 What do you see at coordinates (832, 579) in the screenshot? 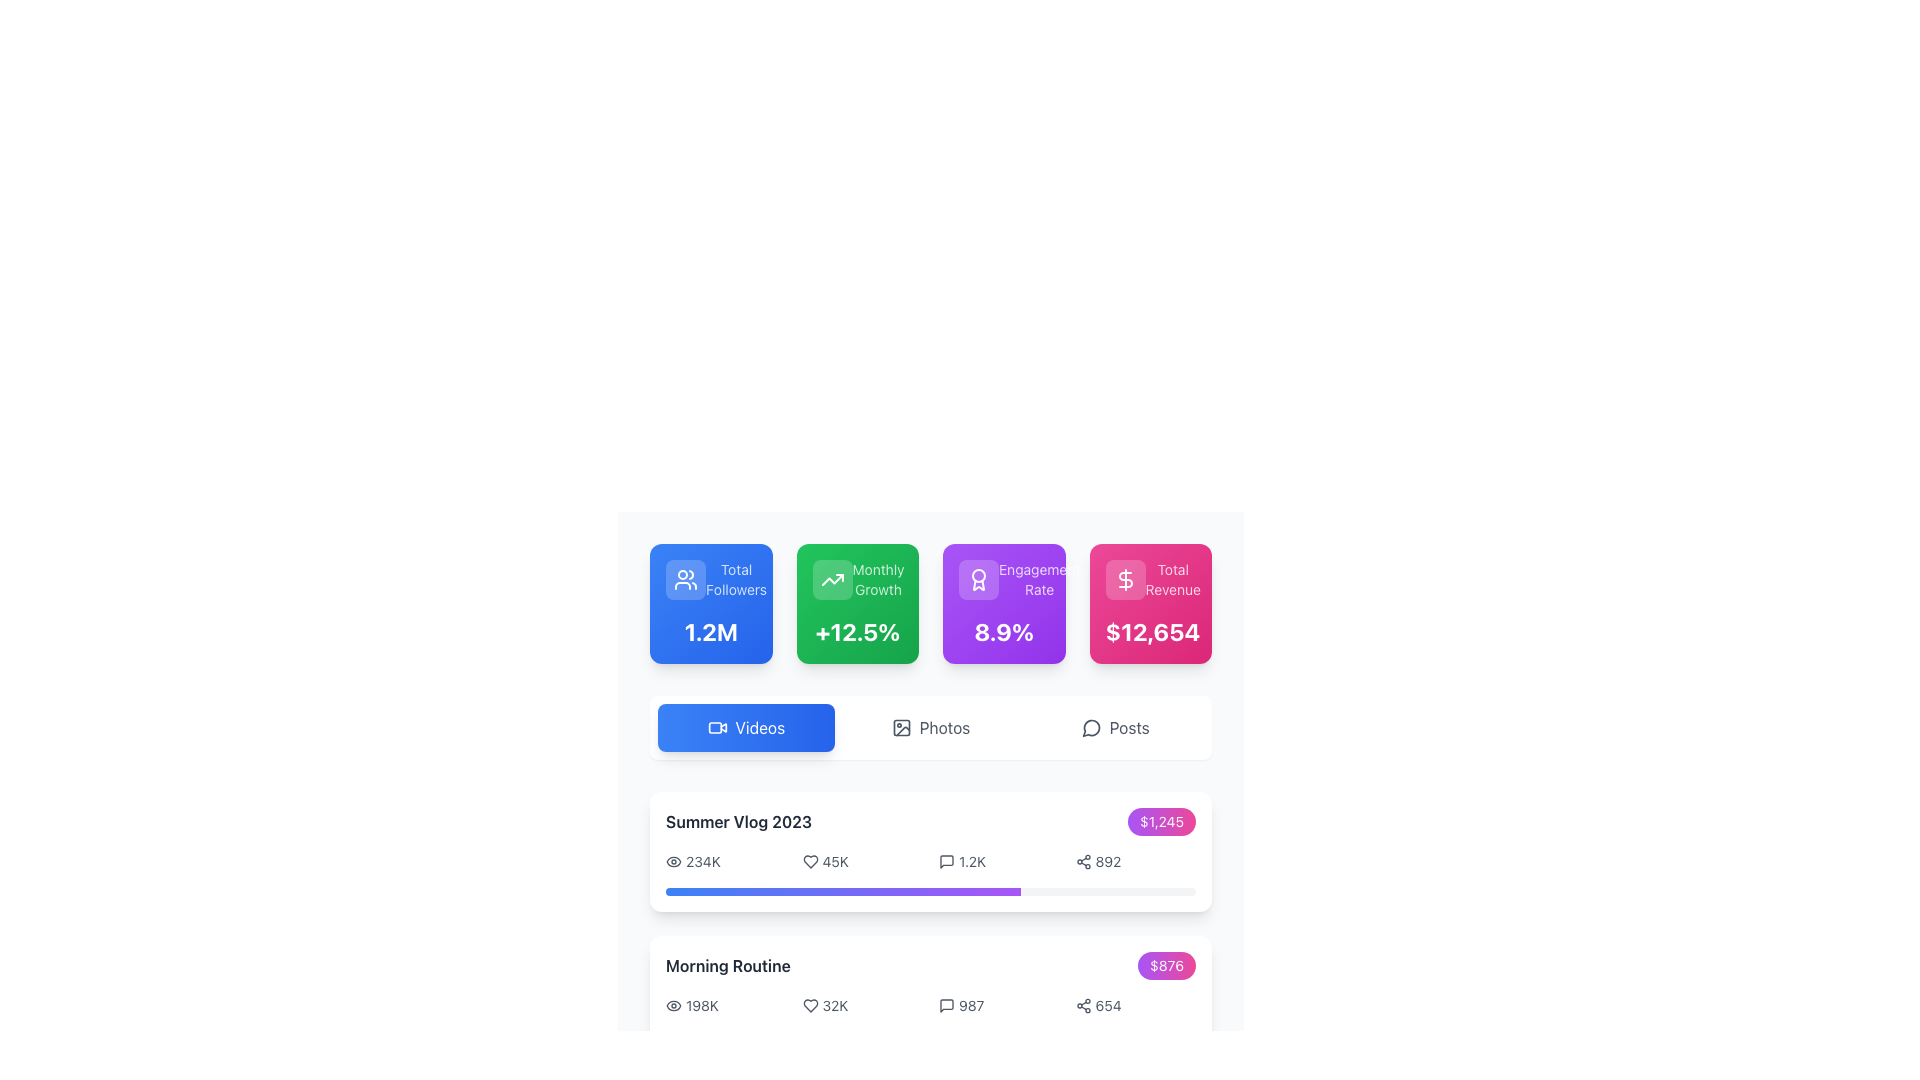
I see `the upward trending line icon with a white outline on a green background, located in the top-left corner of the 'Monthly Growth' metric card` at bounding box center [832, 579].